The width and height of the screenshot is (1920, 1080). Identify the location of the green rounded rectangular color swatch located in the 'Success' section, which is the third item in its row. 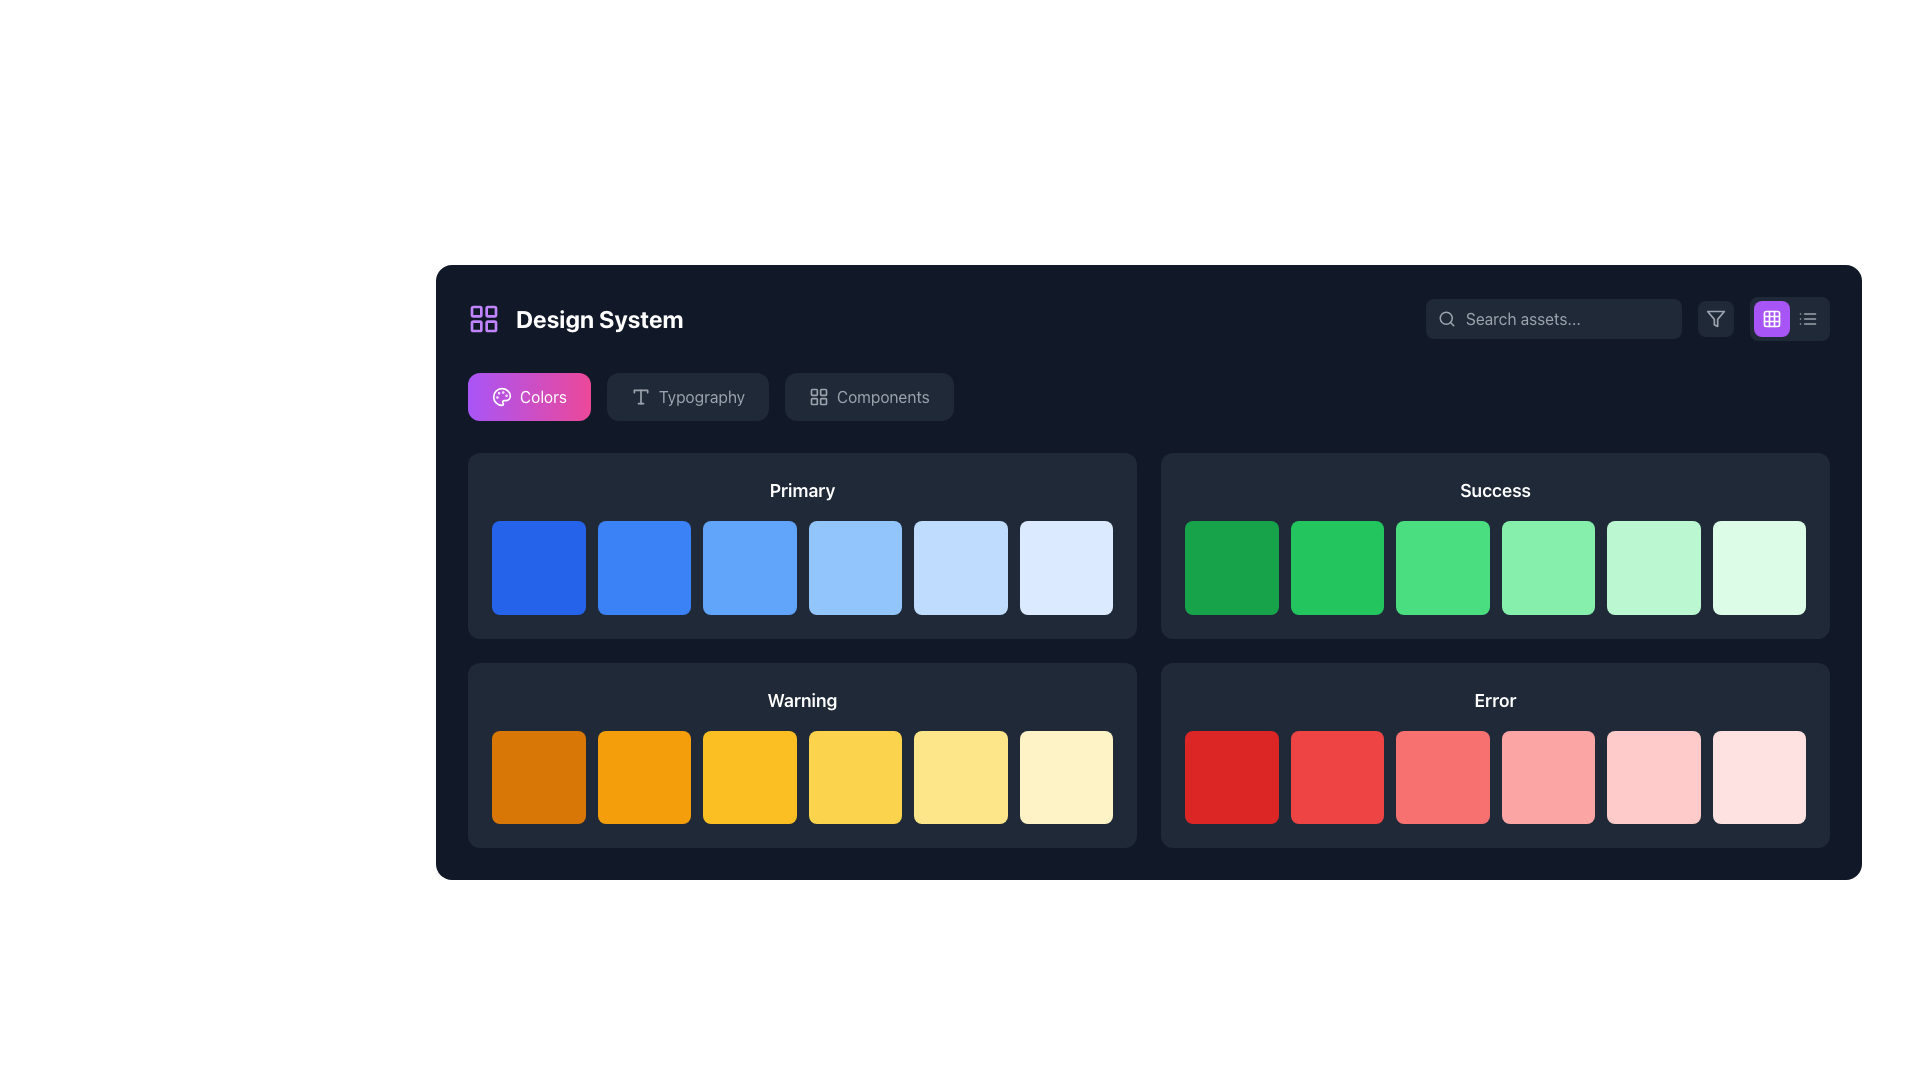
(1544, 565).